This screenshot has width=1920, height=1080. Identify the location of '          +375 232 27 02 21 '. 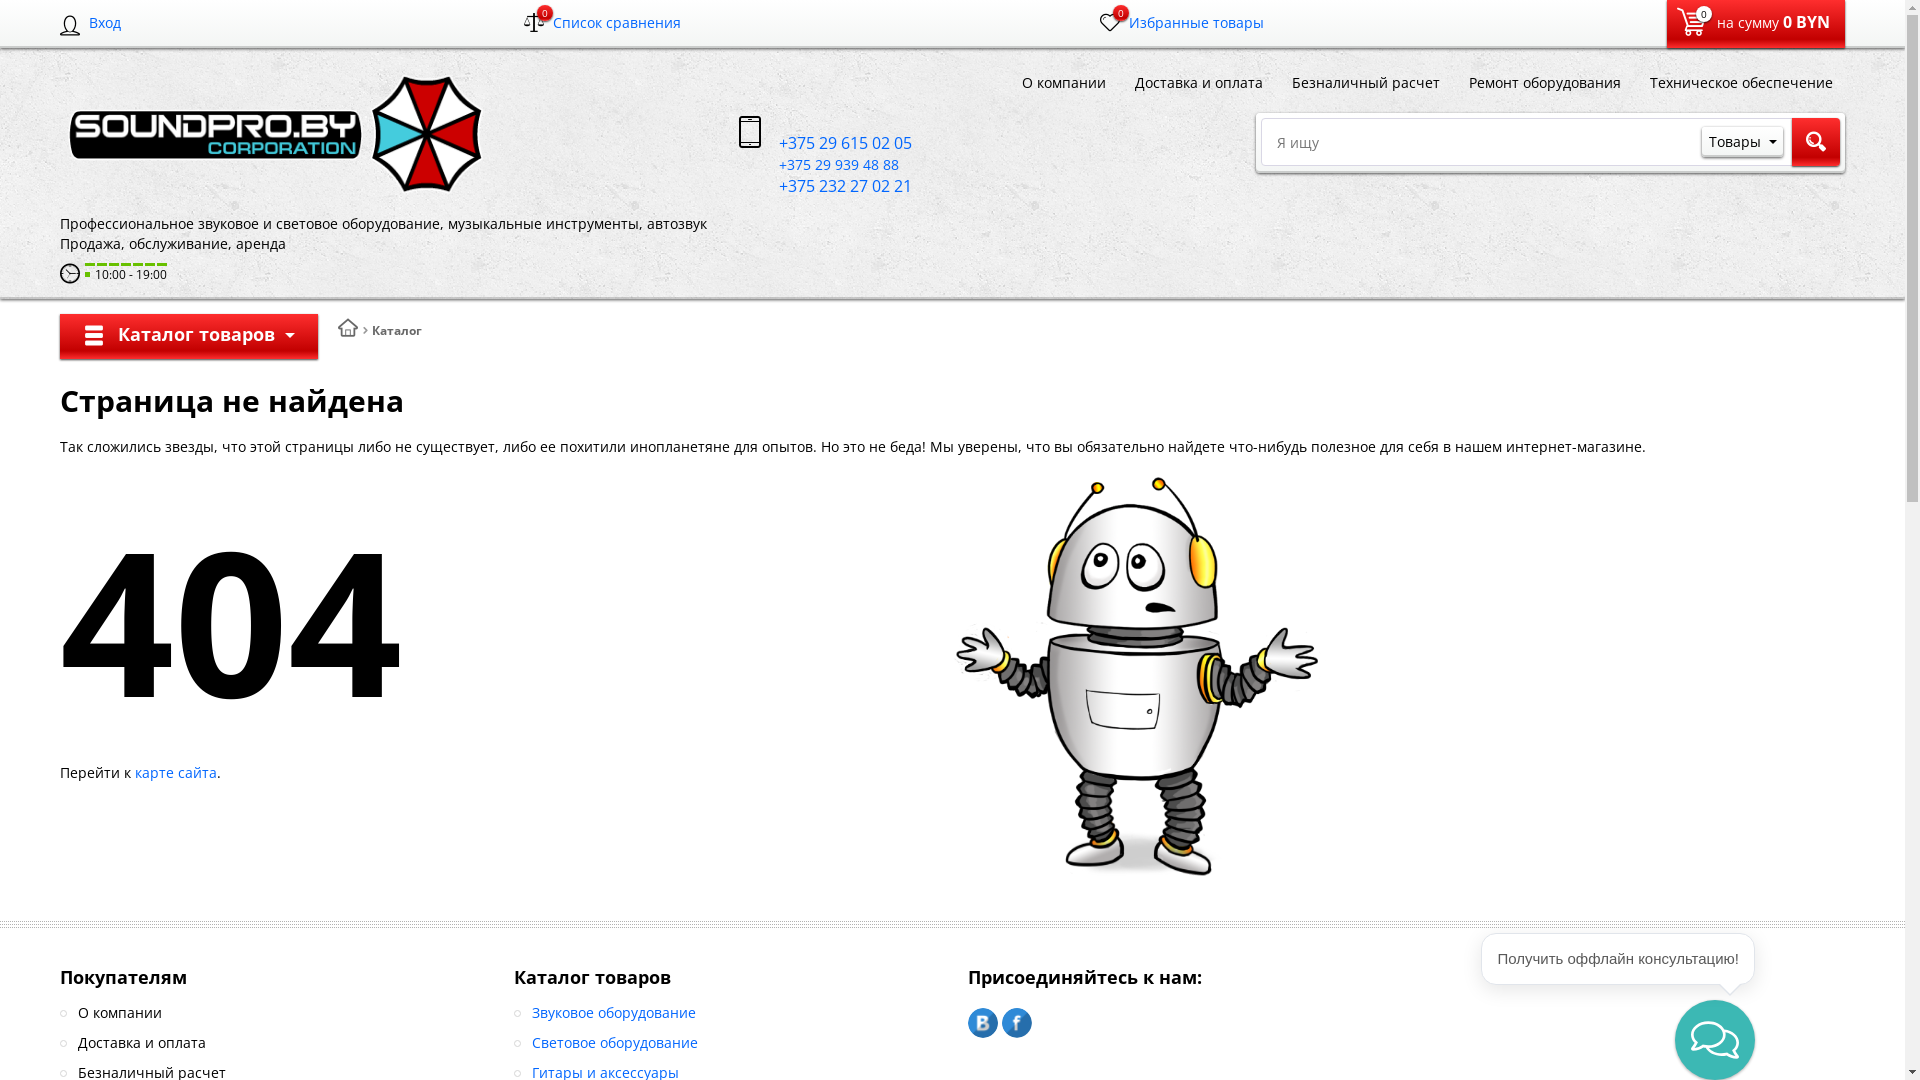
(827, 186).